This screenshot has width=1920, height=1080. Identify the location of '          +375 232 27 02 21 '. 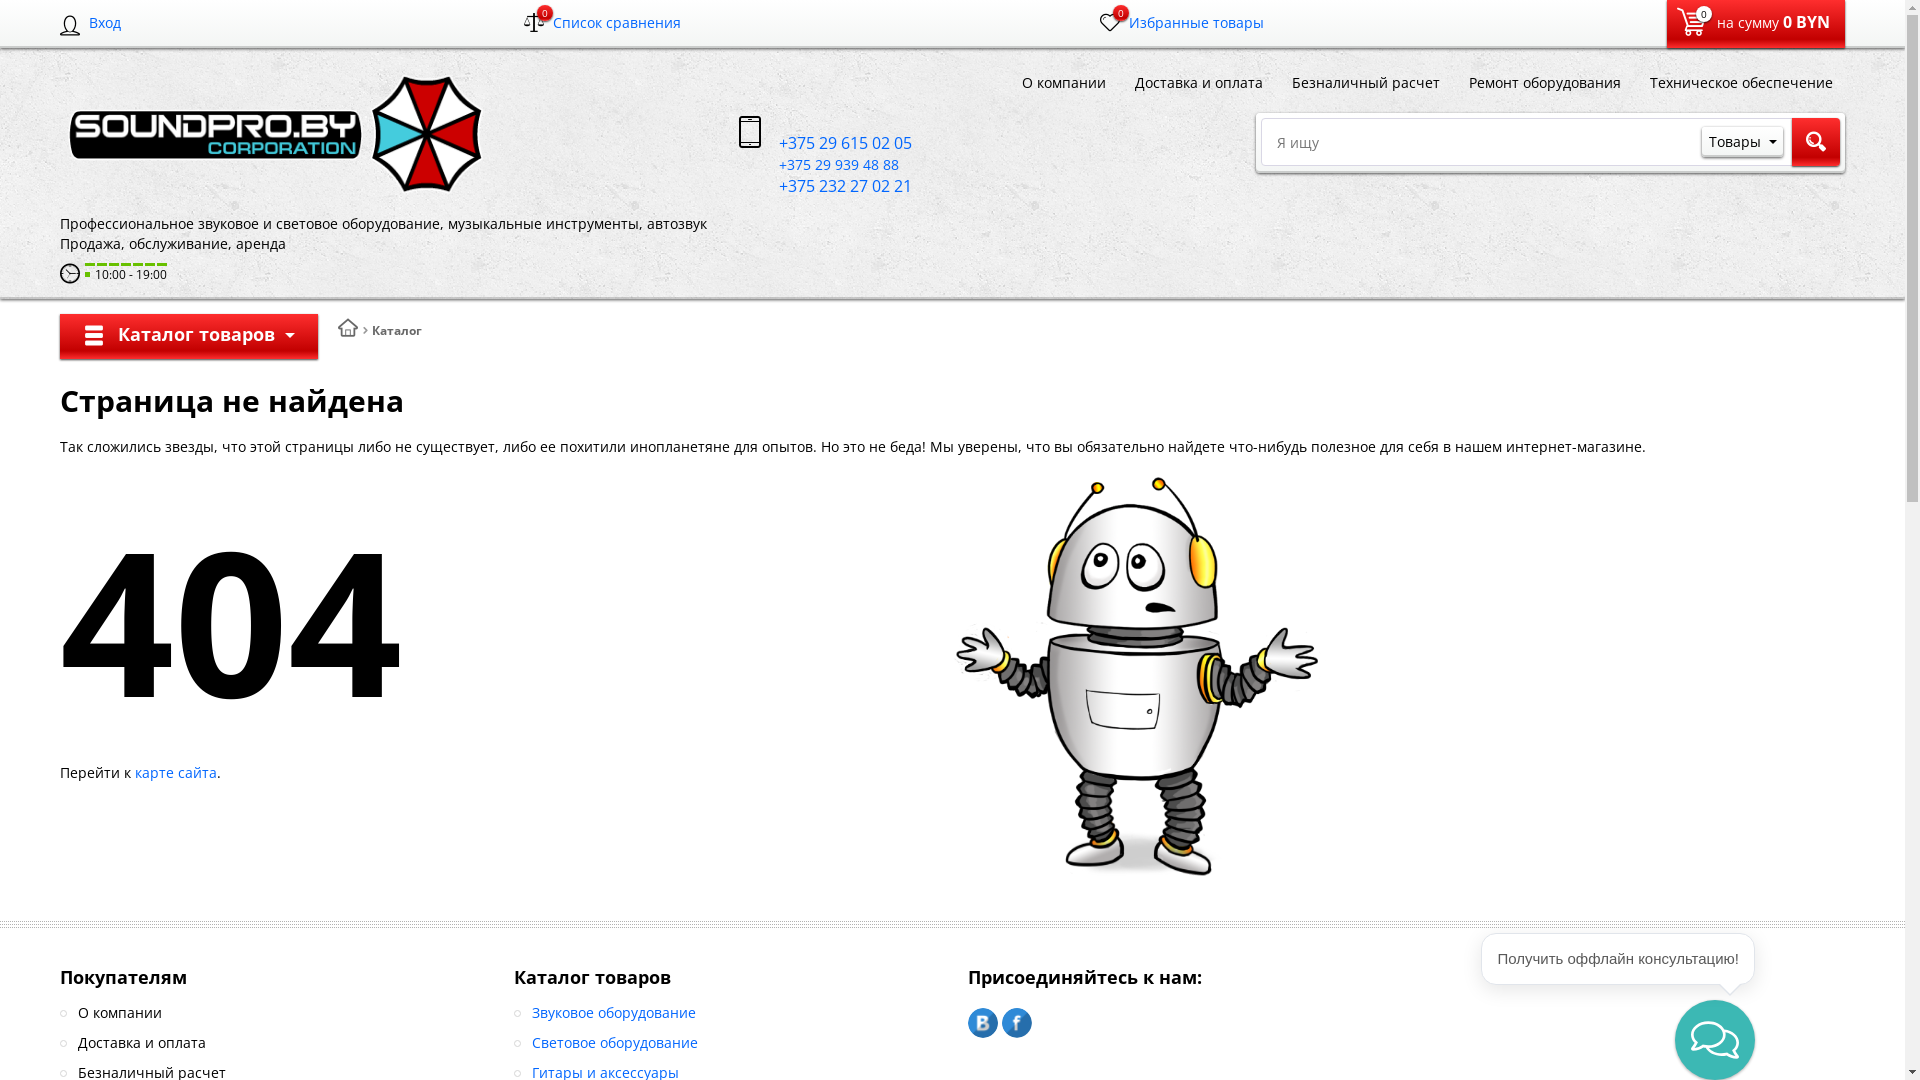
(827, 186).